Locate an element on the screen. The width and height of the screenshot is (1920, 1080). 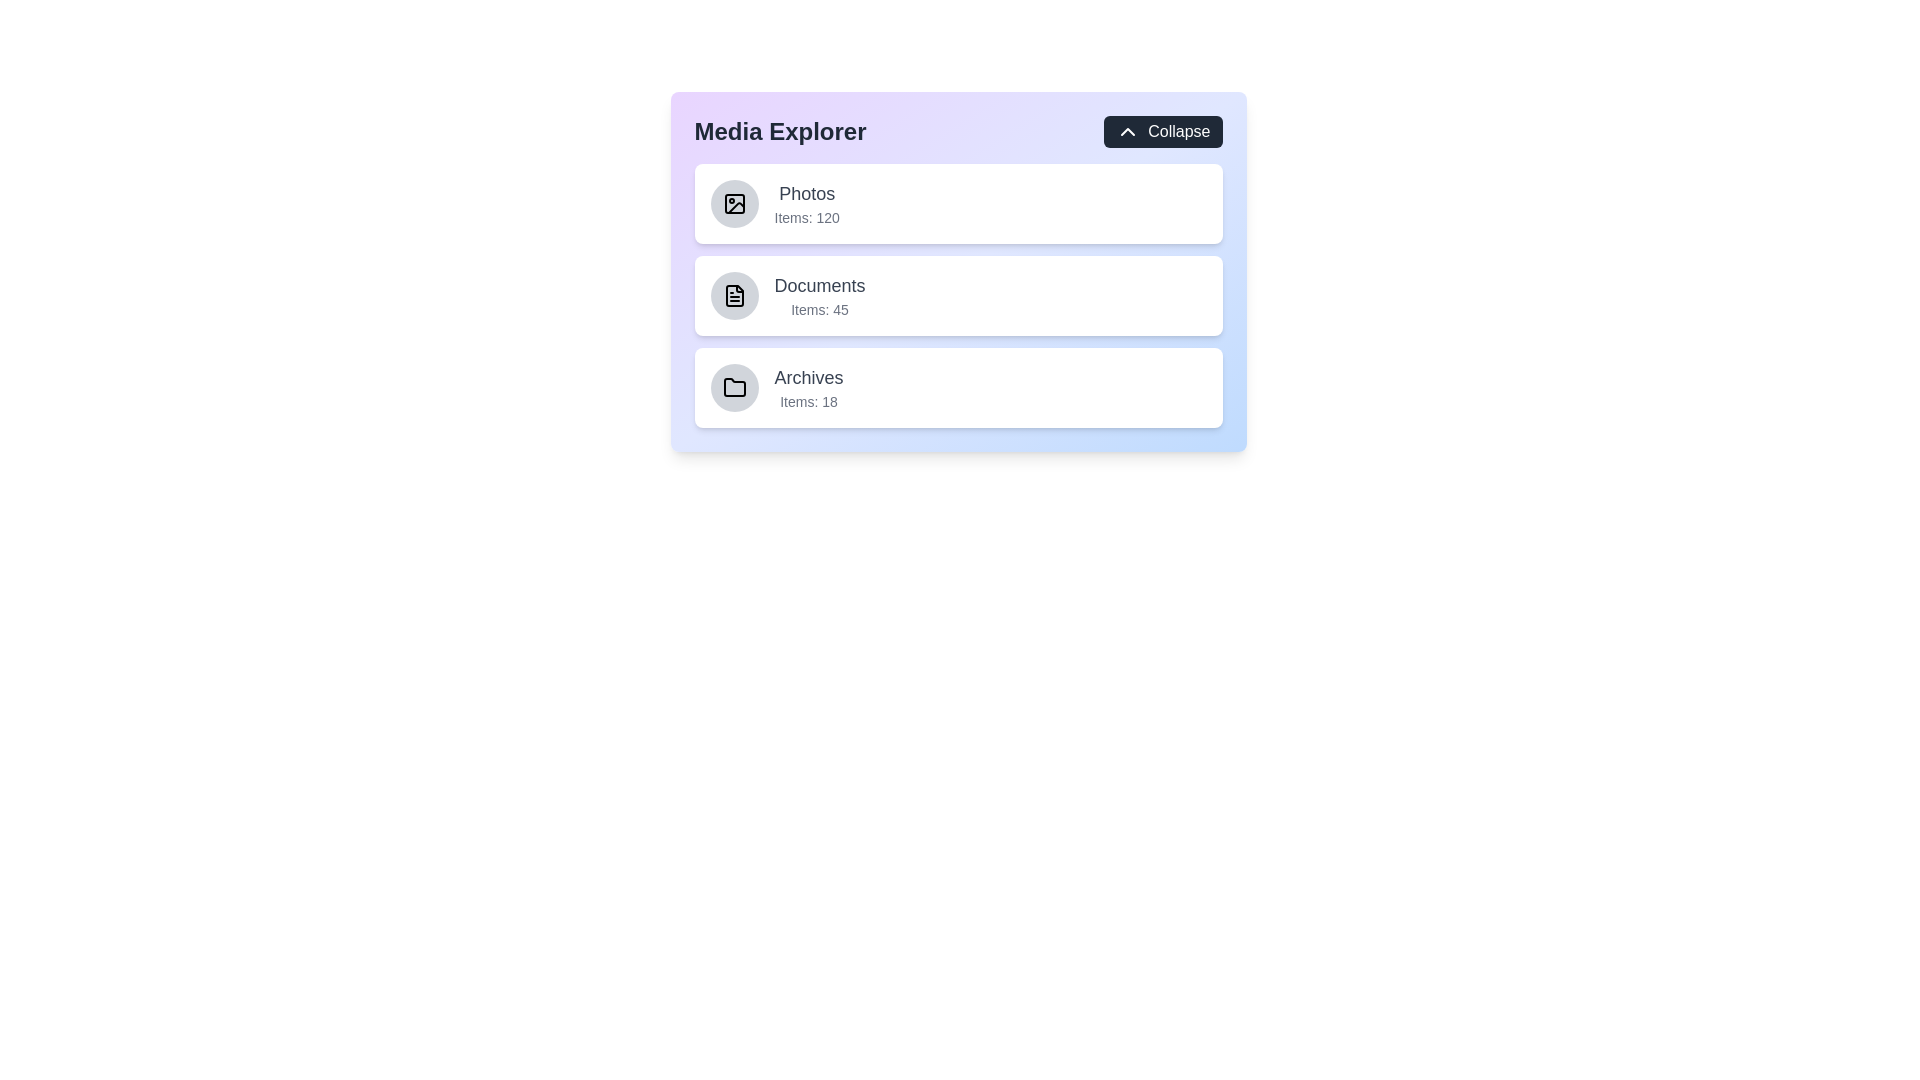
the 'Collapse' button to toggle the expansion state of the component is located at coordinates (1162, 131).